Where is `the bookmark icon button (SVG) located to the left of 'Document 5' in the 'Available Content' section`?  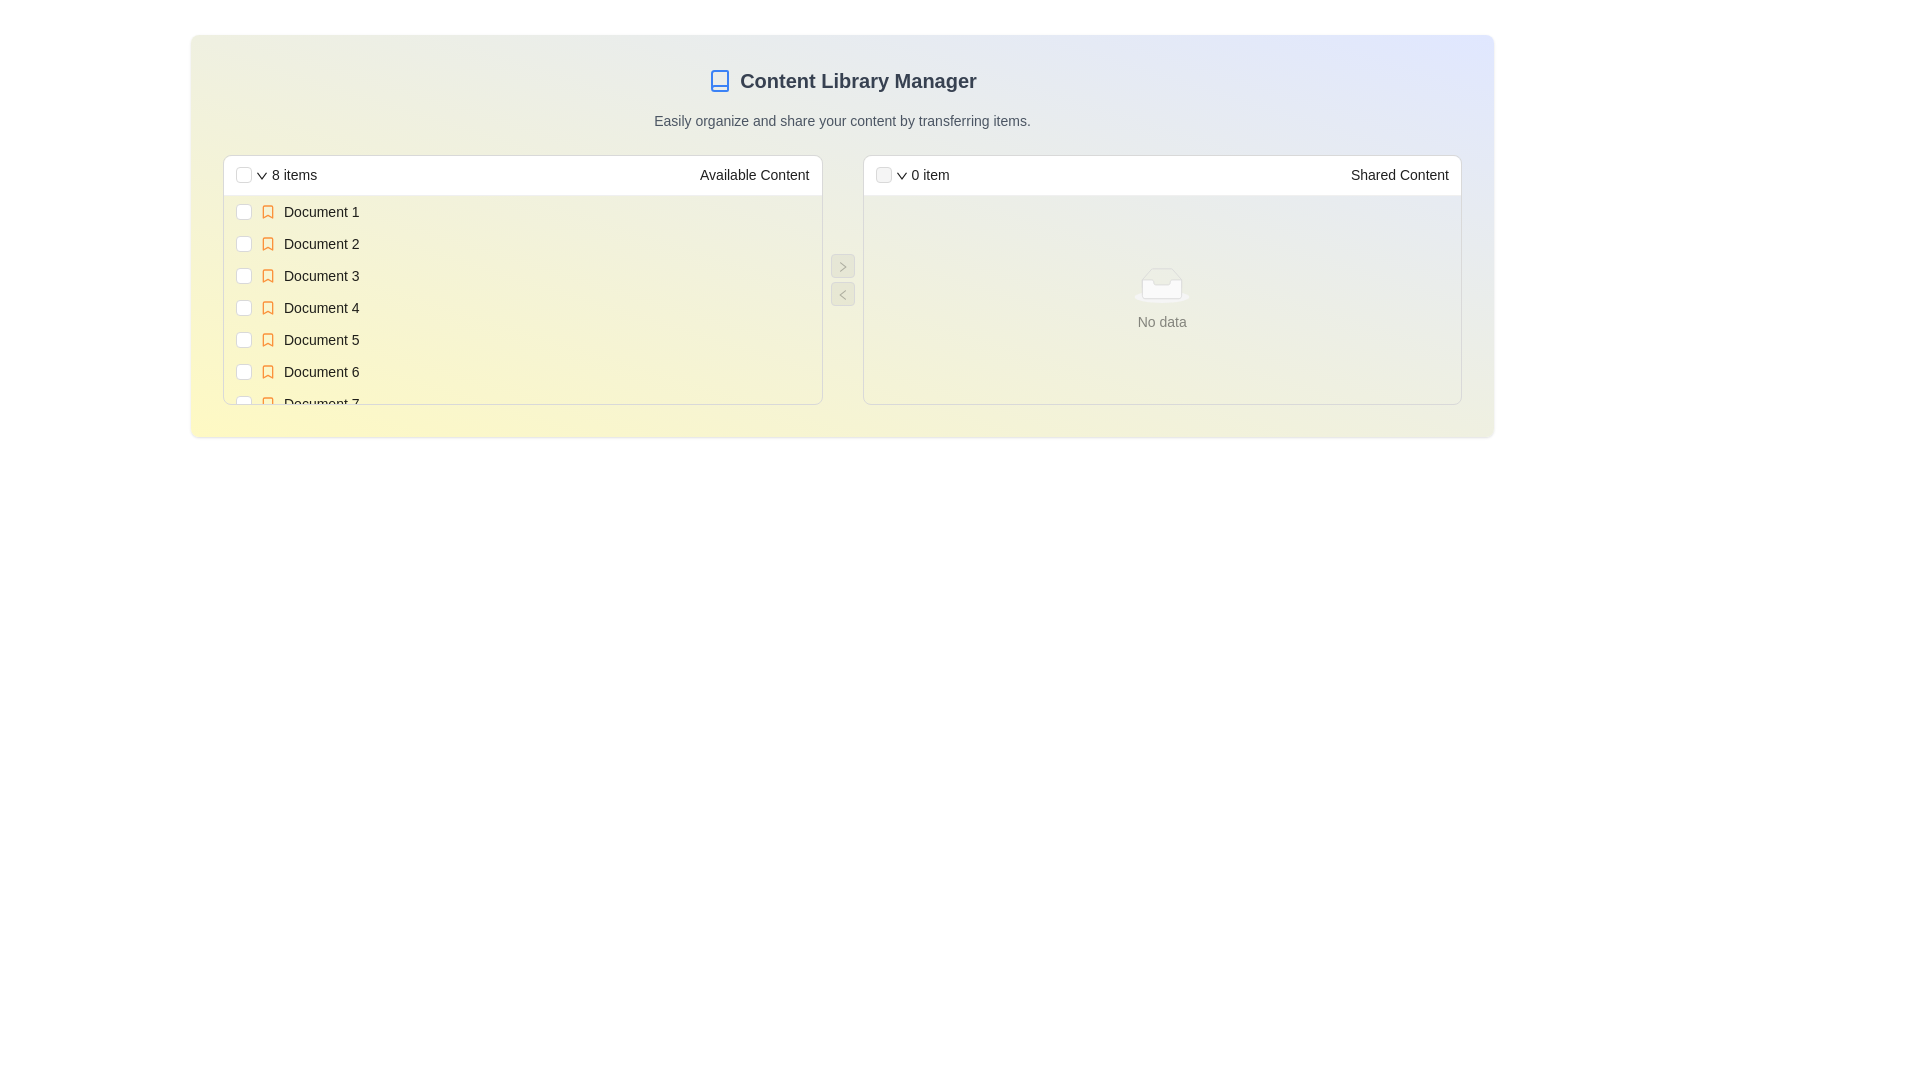
the bookmark icon button (SVG) located to the left of 'Document 5' in the 'Available Content' section is located at coordinates (267, 338).